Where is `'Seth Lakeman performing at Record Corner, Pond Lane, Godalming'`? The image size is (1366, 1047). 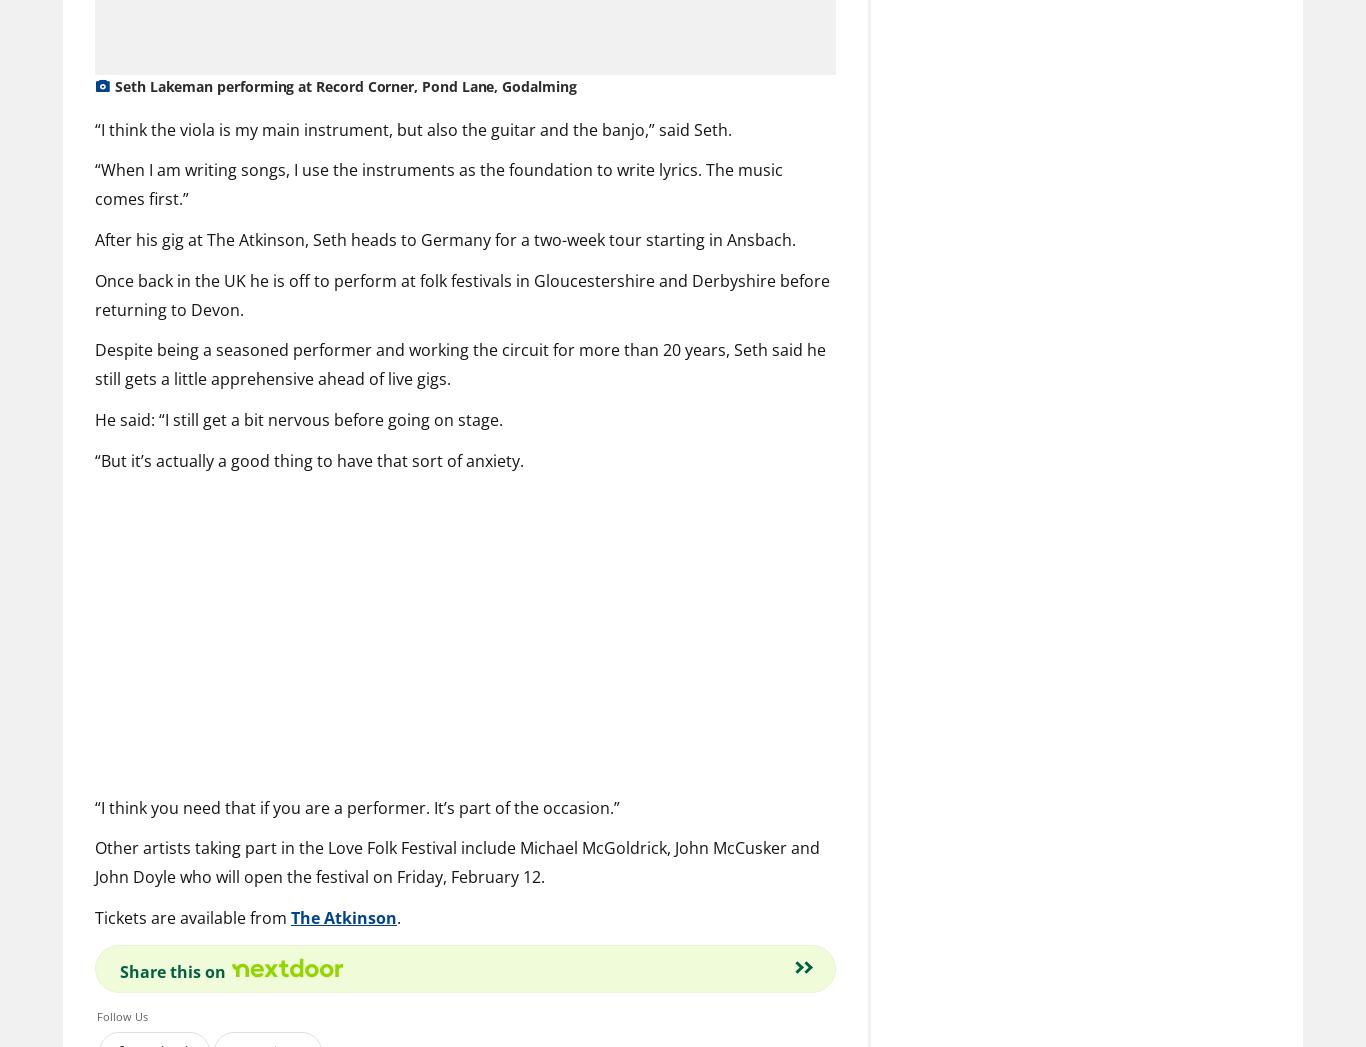
'Seth Lakeman performing at Record Corner, Pond Lane, Godalming' is located at coordinates (344, 86).